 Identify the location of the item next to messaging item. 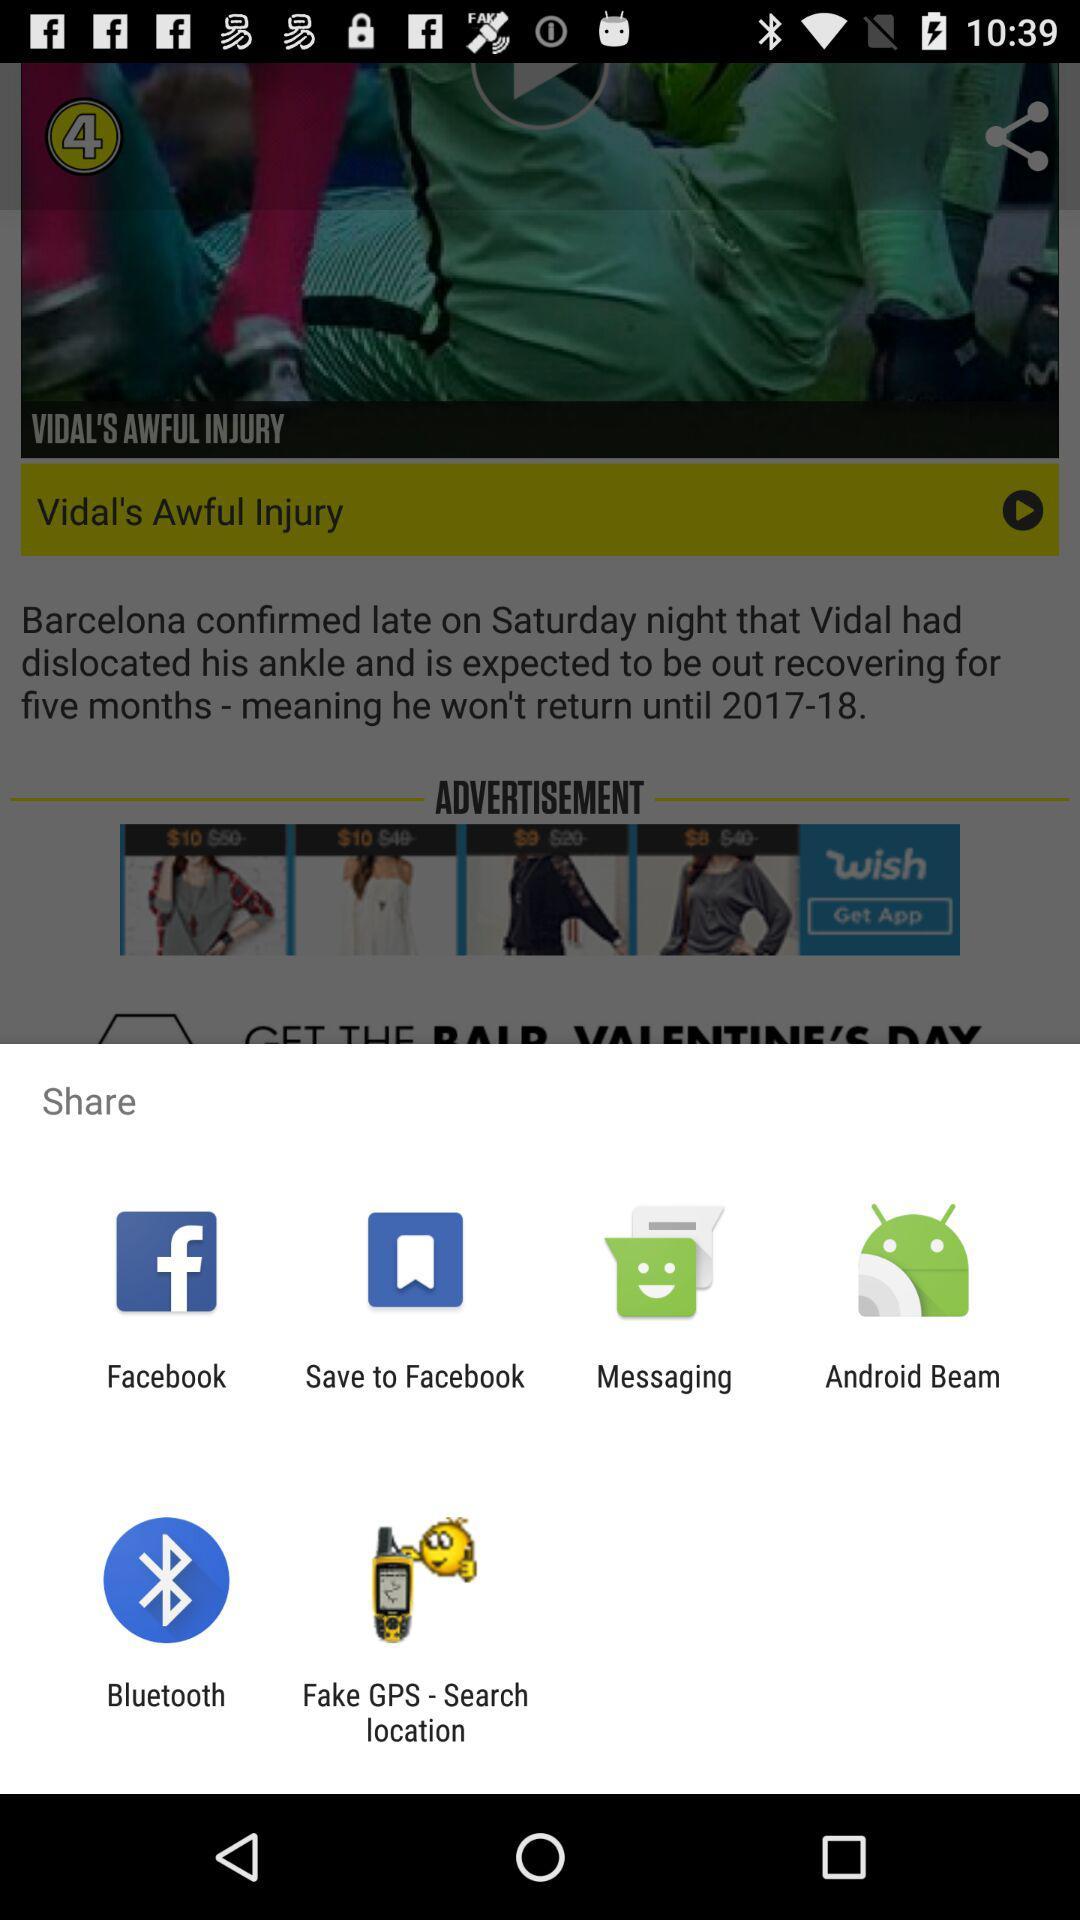
(414, 1392).